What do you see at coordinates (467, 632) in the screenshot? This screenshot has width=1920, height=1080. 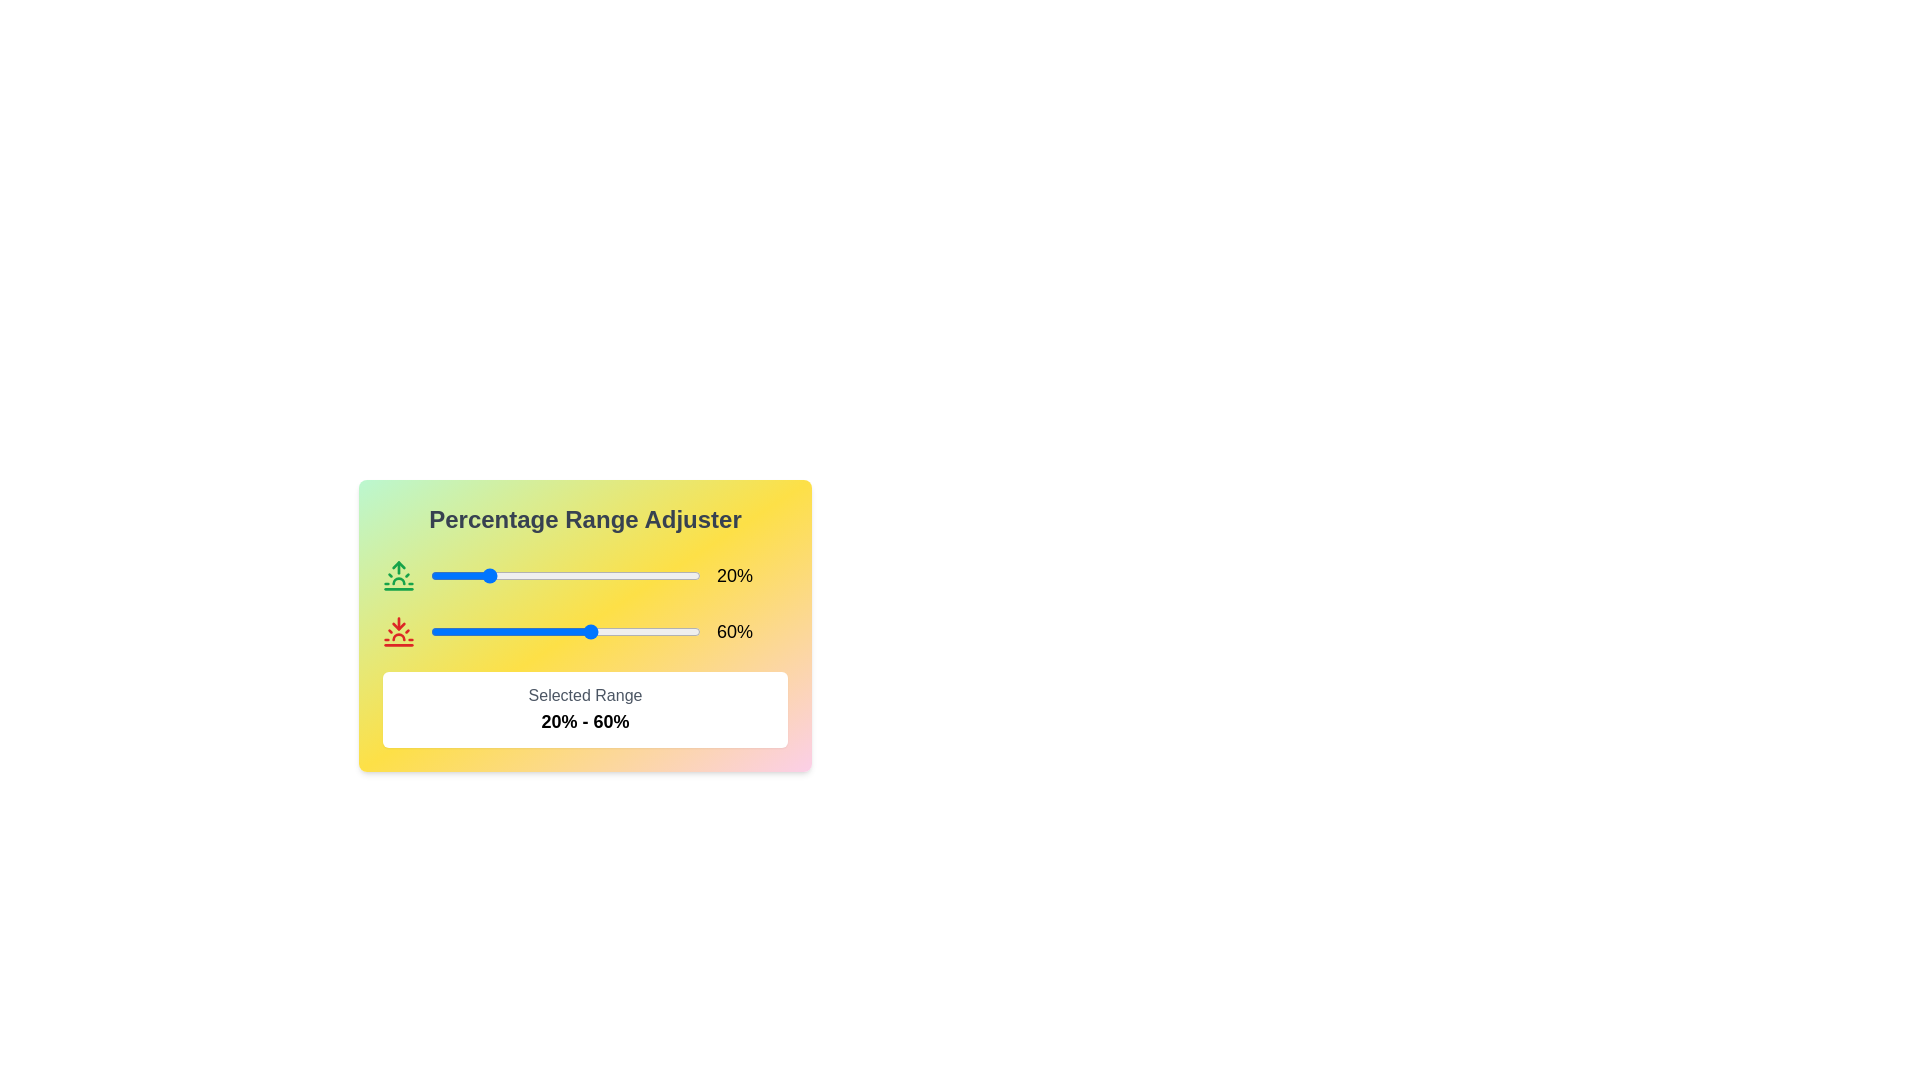 I see `the slider` at bounding box center [467, 632].